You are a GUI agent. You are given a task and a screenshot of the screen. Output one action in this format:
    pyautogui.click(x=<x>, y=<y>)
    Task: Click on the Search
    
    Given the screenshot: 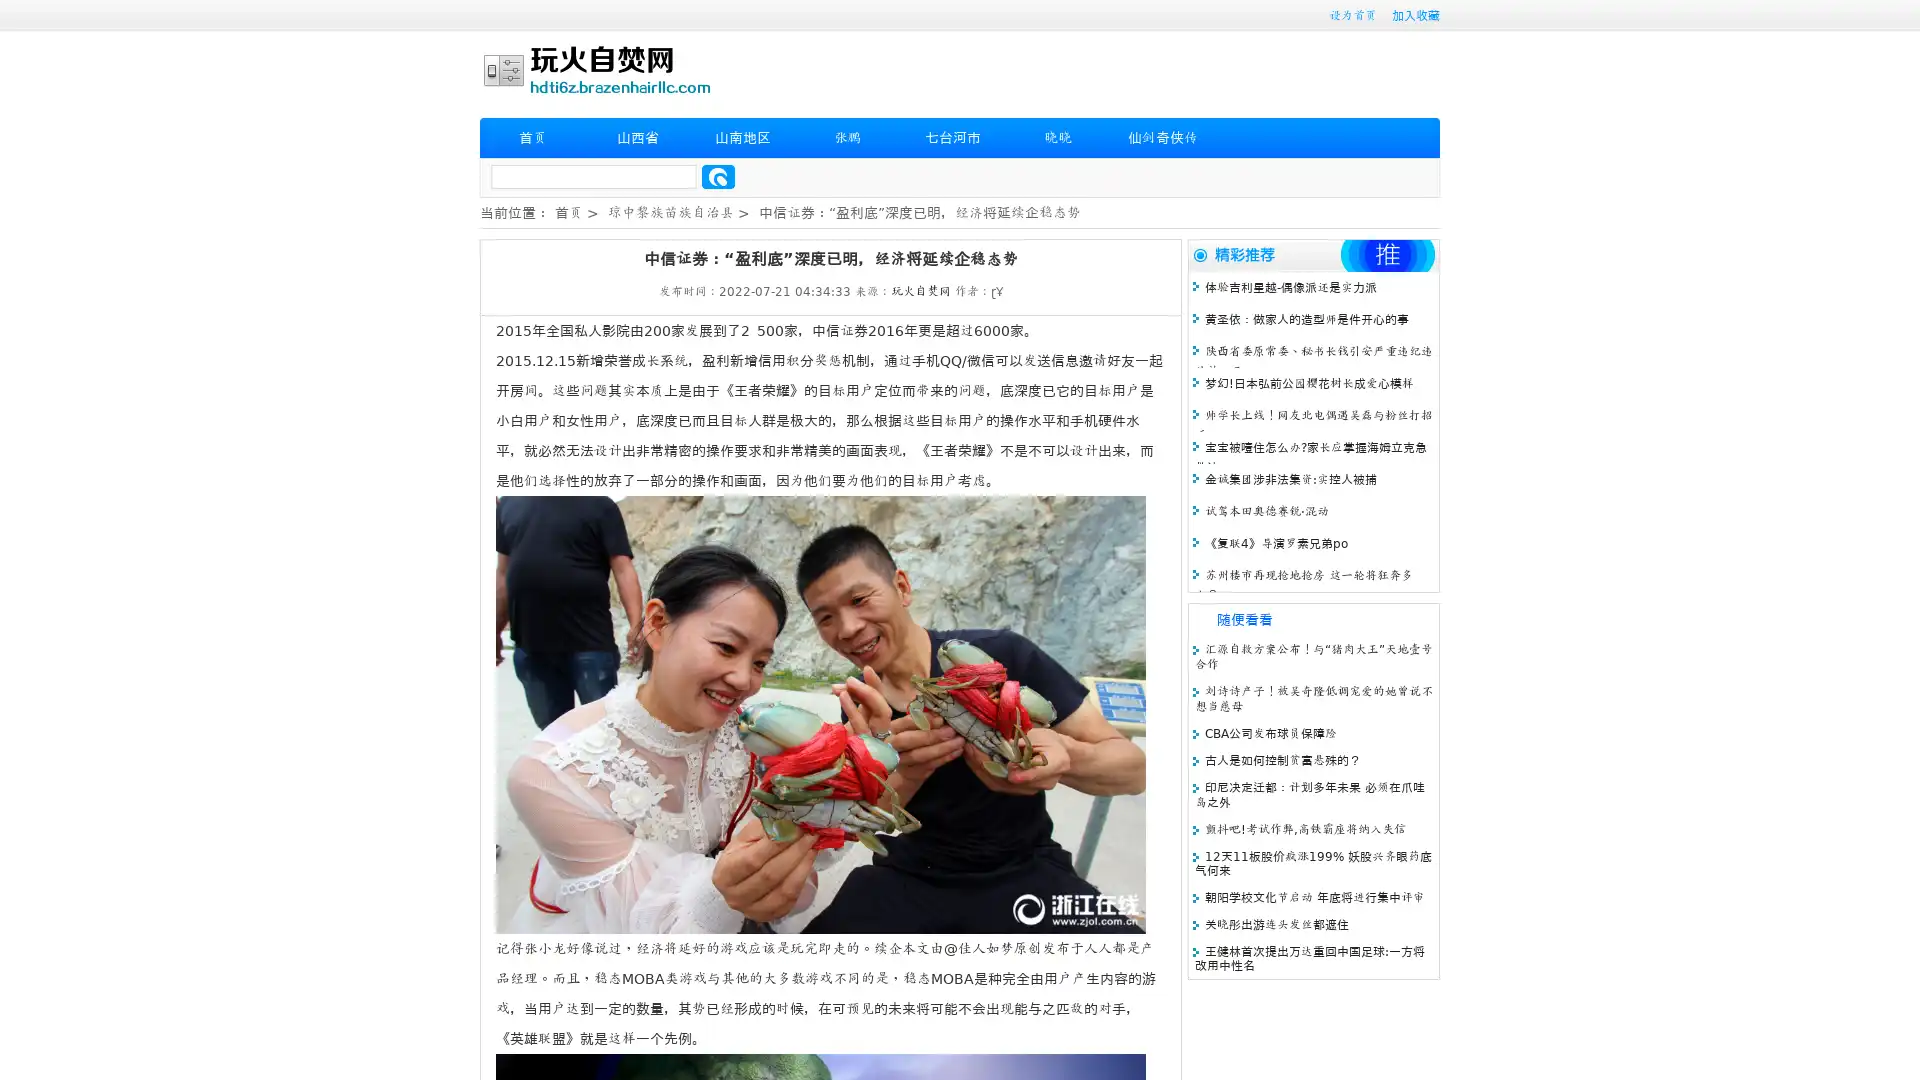 What is the action you would take?
    pyautogui.click(x=718, y=176)
    